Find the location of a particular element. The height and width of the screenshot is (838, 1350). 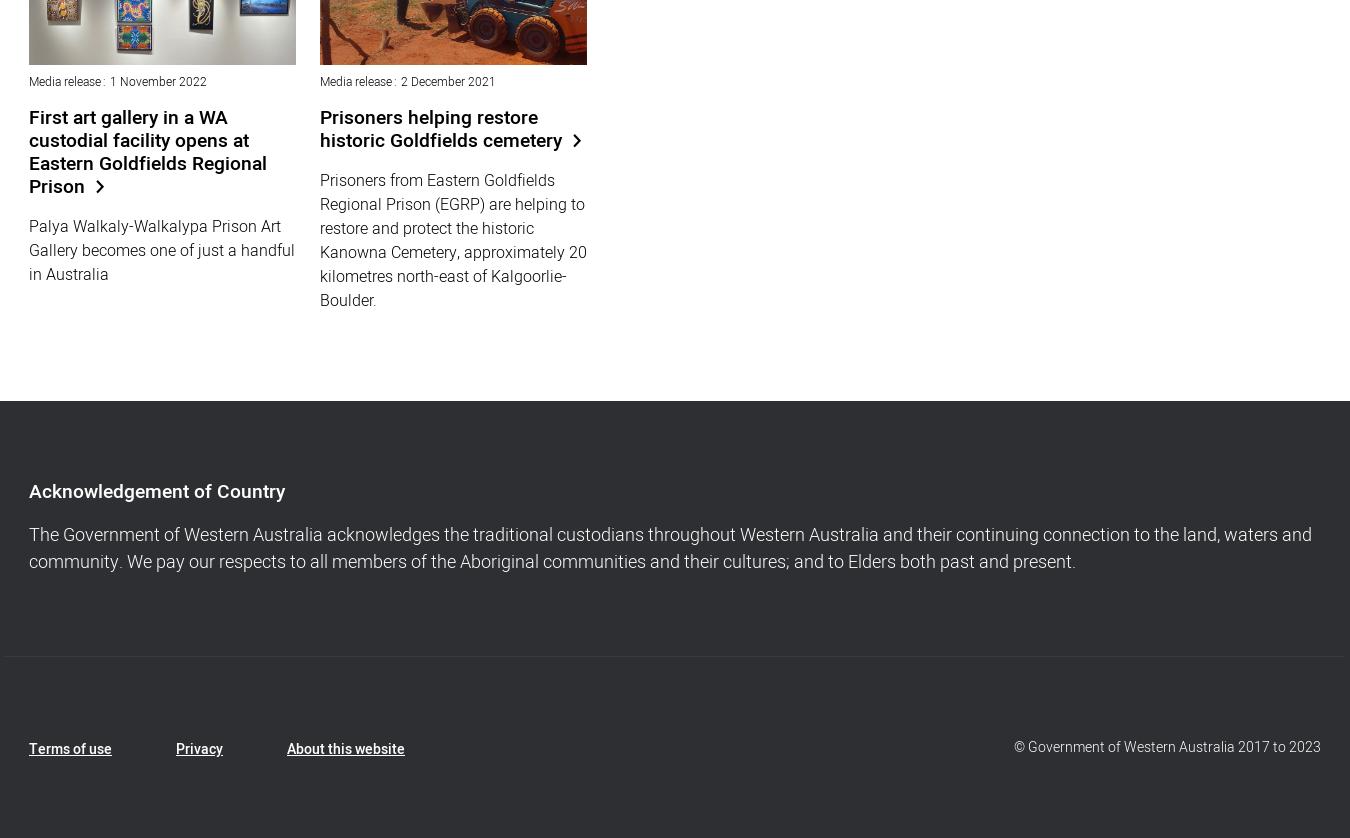

'Privacy' is located at coordinates (199, 748).